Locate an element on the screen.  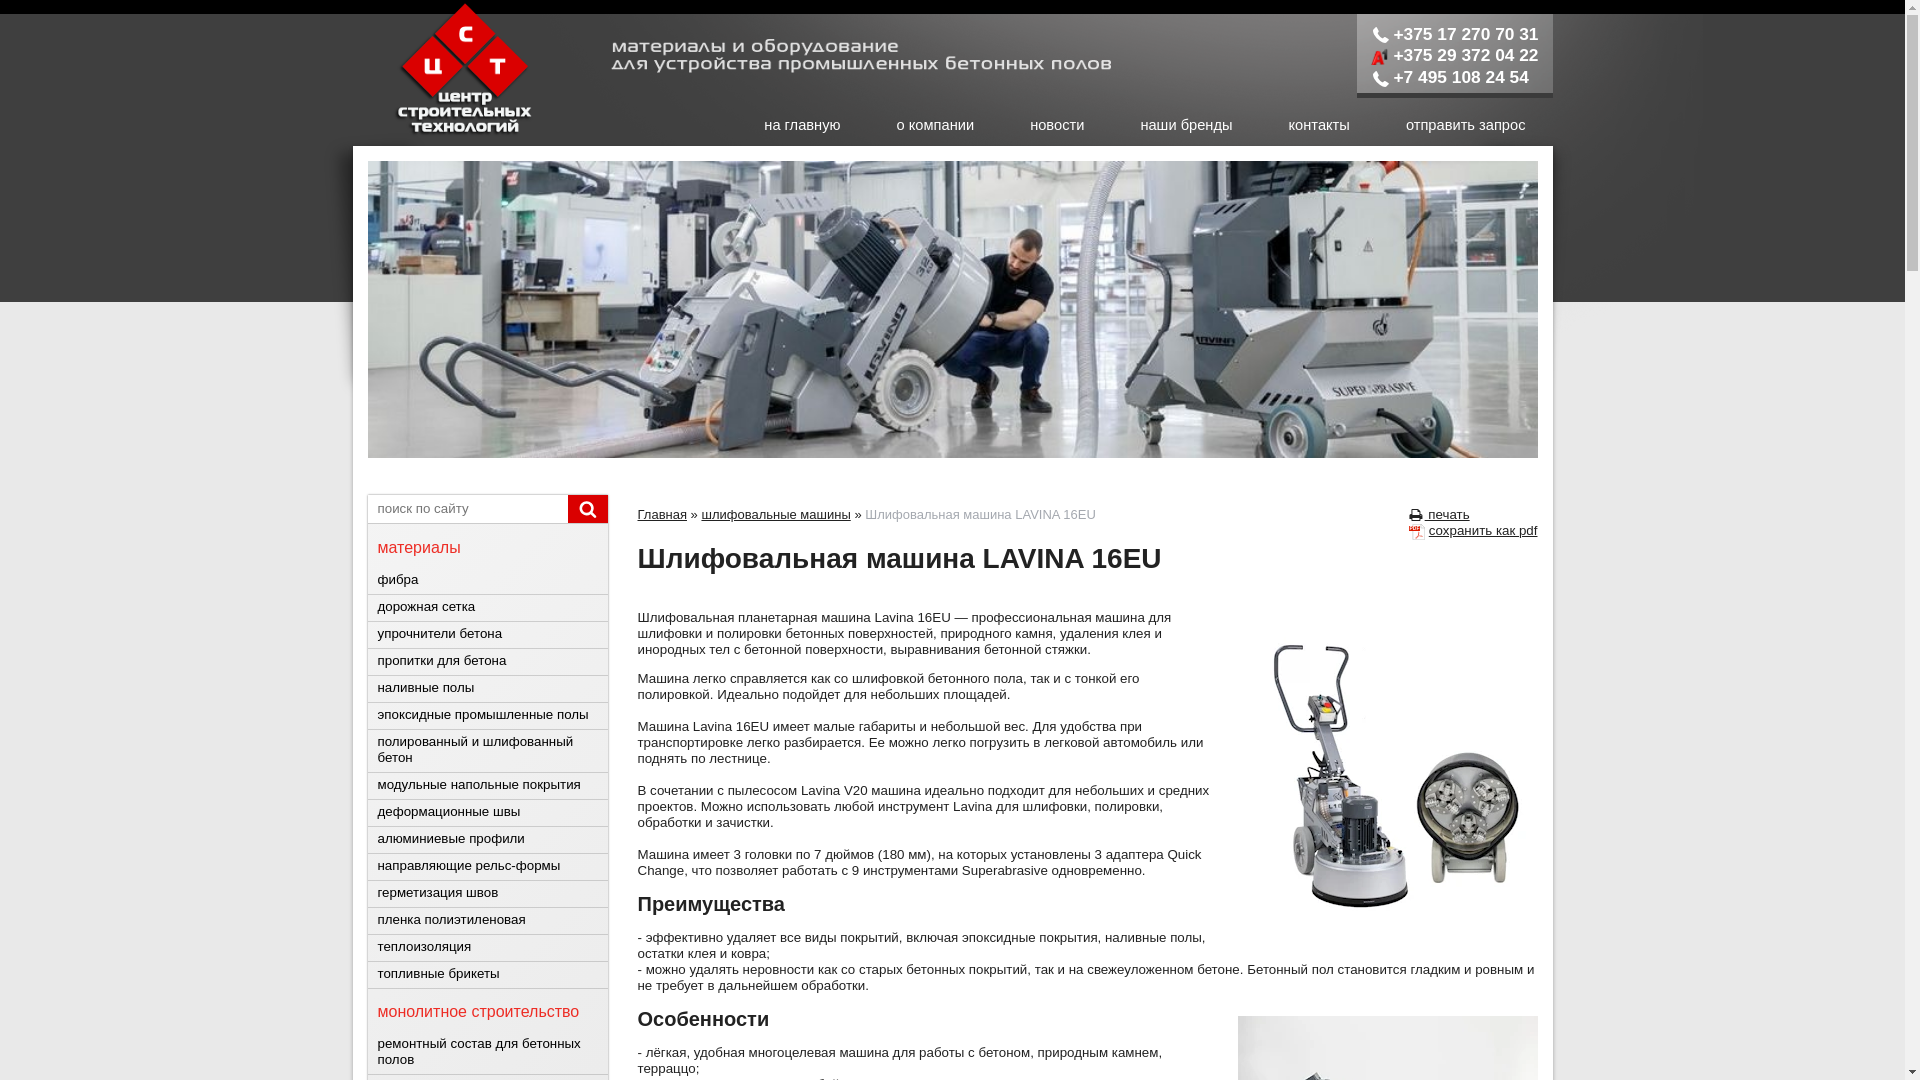
'+375 17 270 70 31' is located at coordinates (1370, 34).